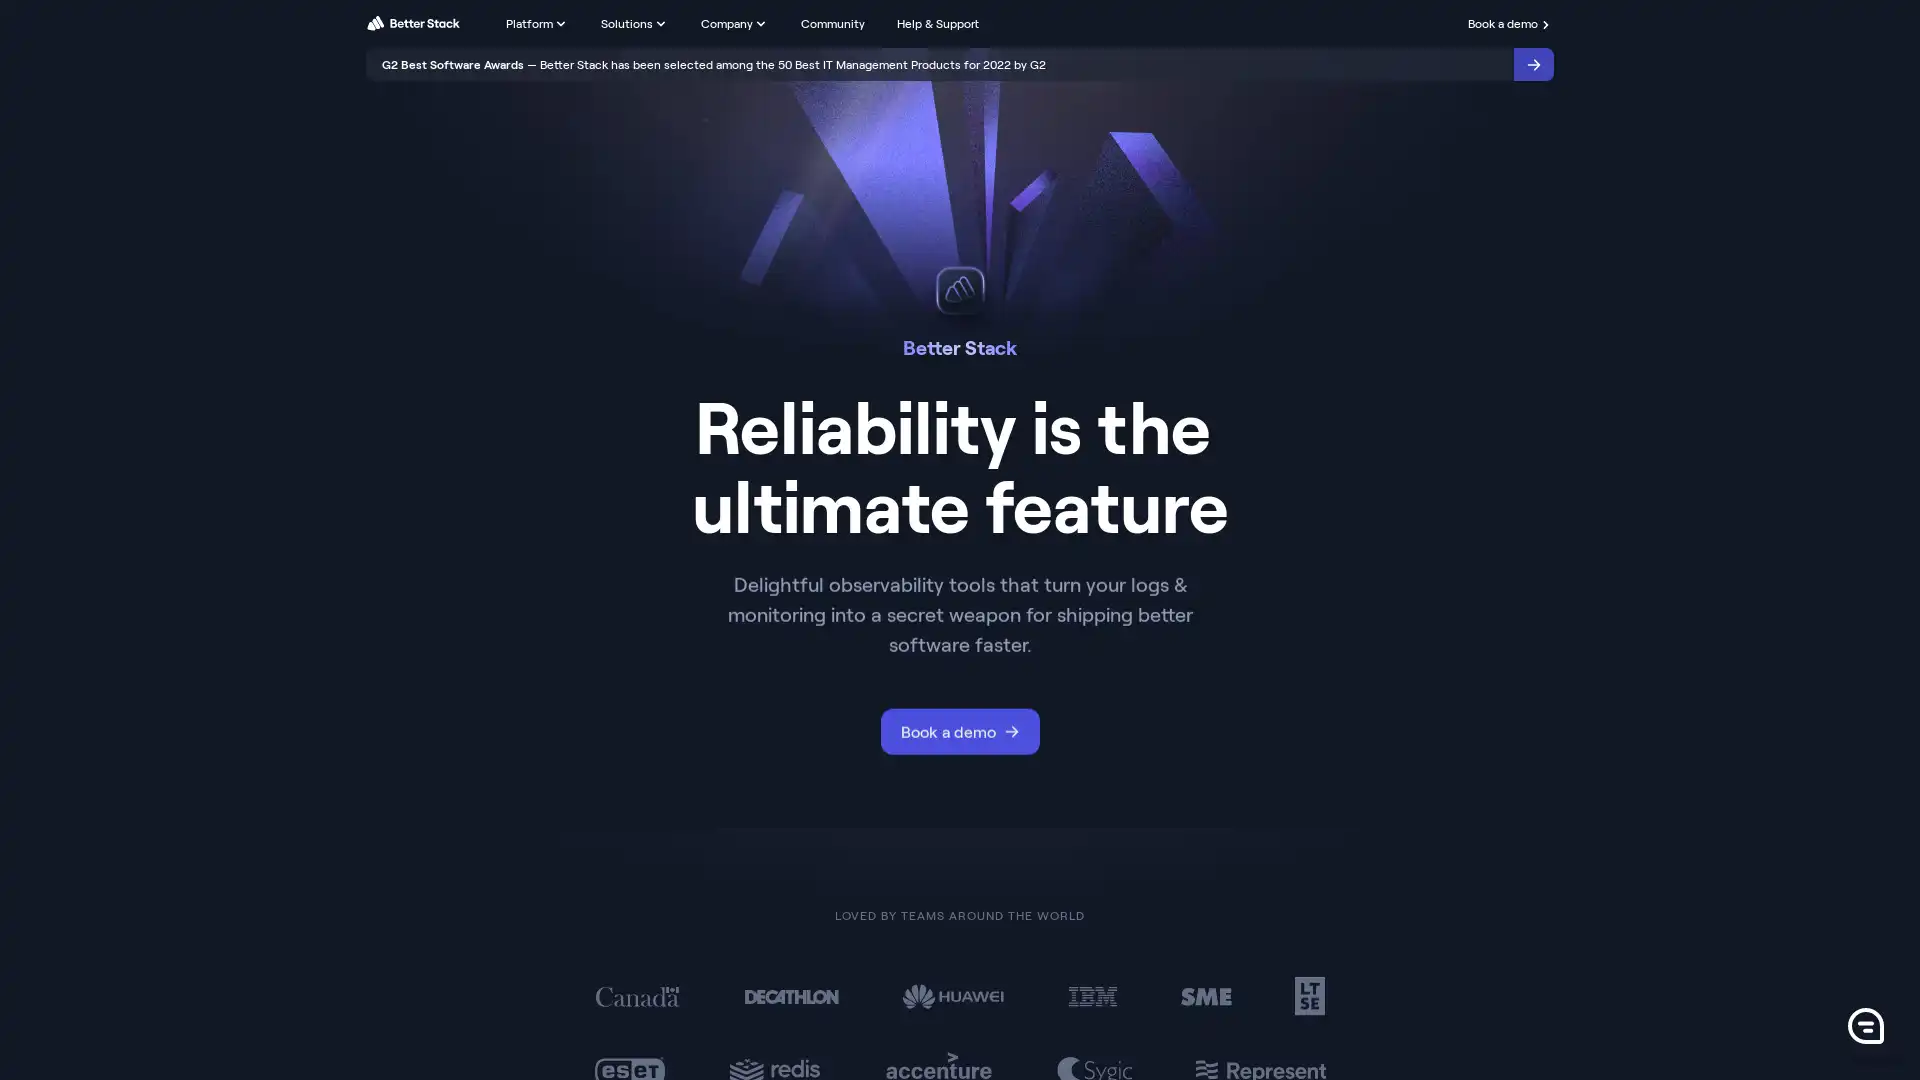 This screenshot has height=1080, width=1920. Describe the element at coordinates (1865, 1026) in the screenshot. I see `Launch Front Chat` at that location.